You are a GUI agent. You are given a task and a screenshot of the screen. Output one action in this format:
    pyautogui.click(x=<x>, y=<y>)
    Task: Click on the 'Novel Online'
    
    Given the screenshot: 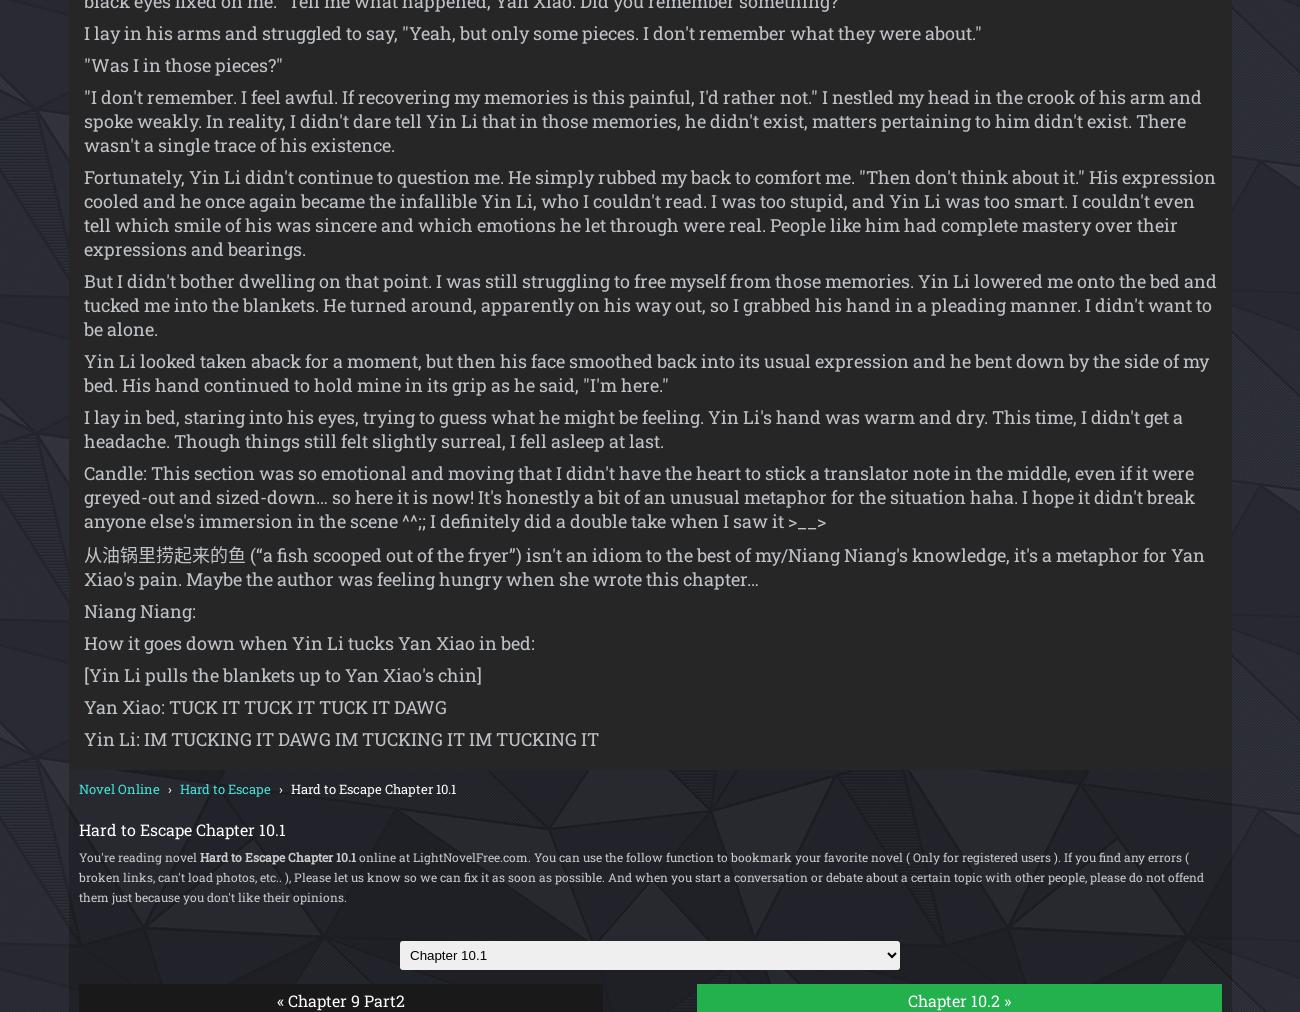 What is the action you would take?
    pyautogui.click(x=117, y=787)
    